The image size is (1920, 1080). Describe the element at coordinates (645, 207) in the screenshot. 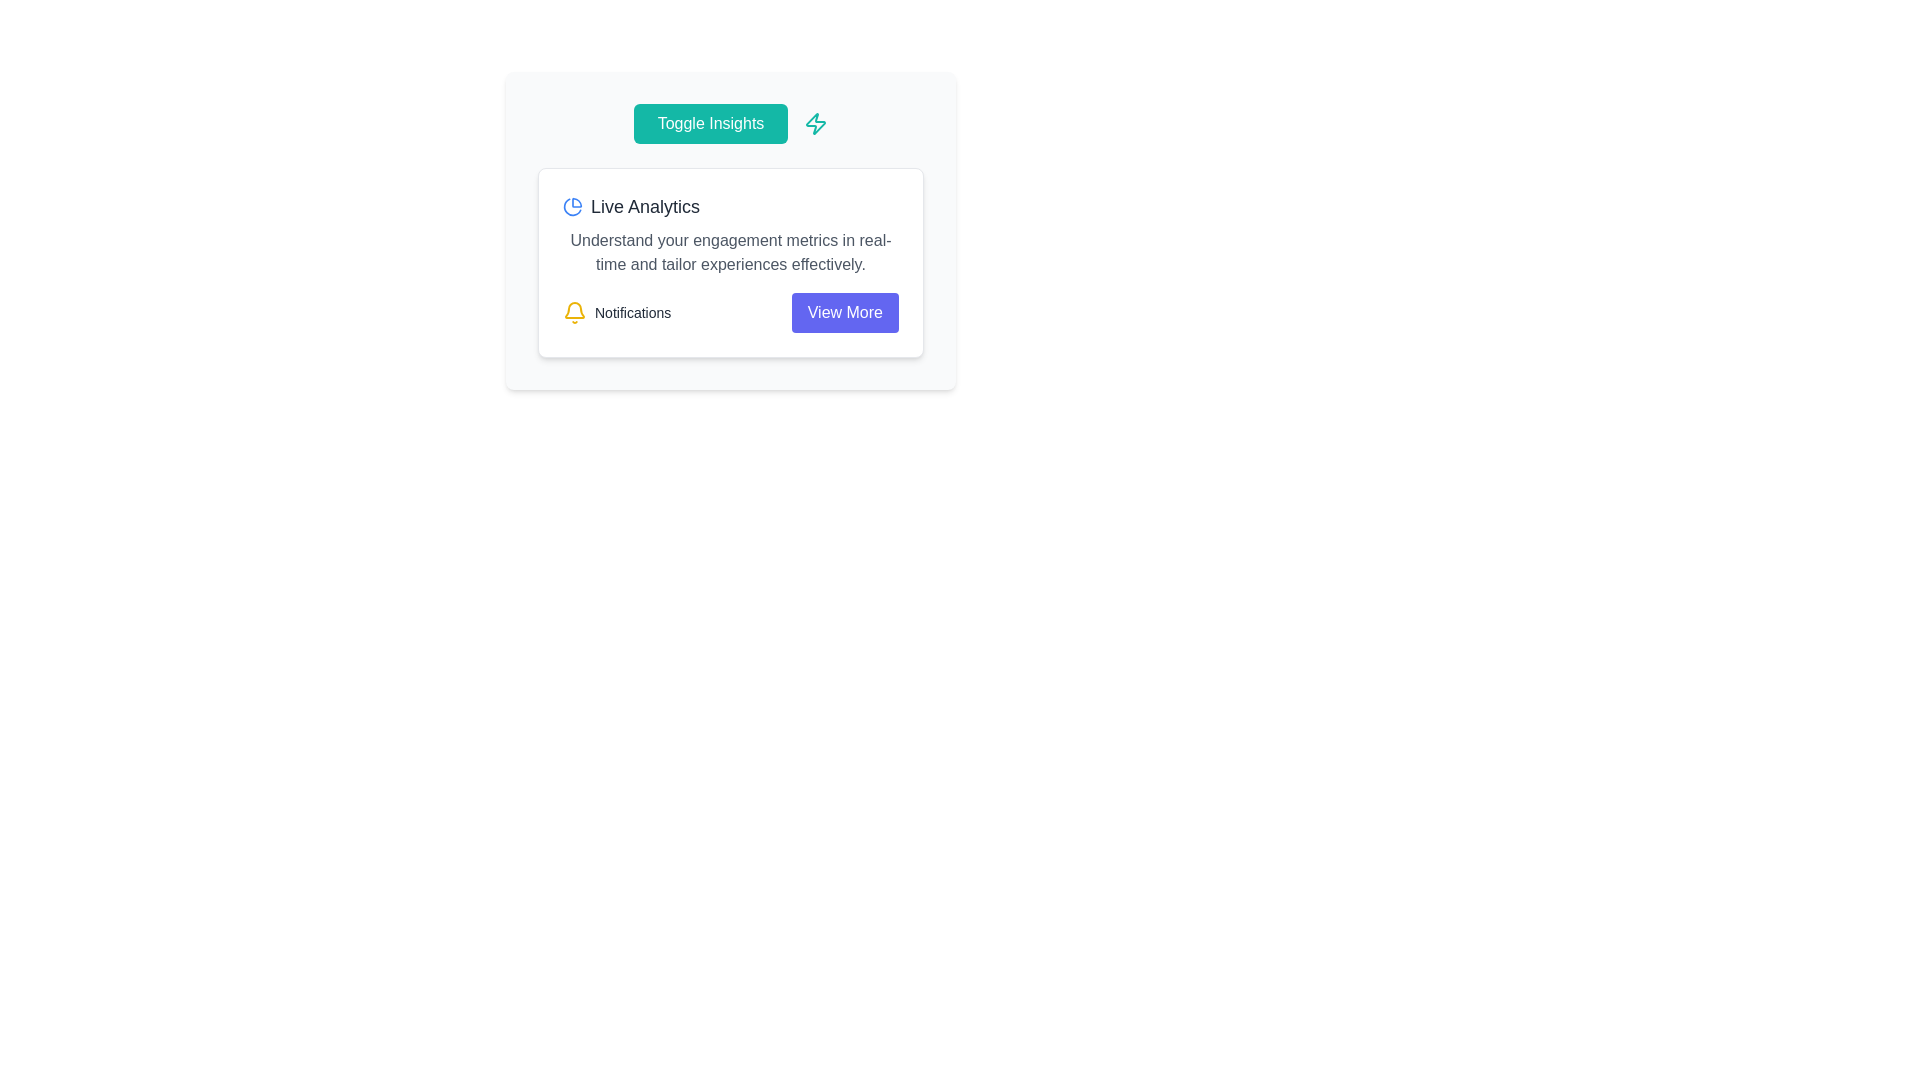

I see `the text label styled with a medium font size and dark gray color, located just below the 'Toggle Insights' button in the upper section of the card` at that location.